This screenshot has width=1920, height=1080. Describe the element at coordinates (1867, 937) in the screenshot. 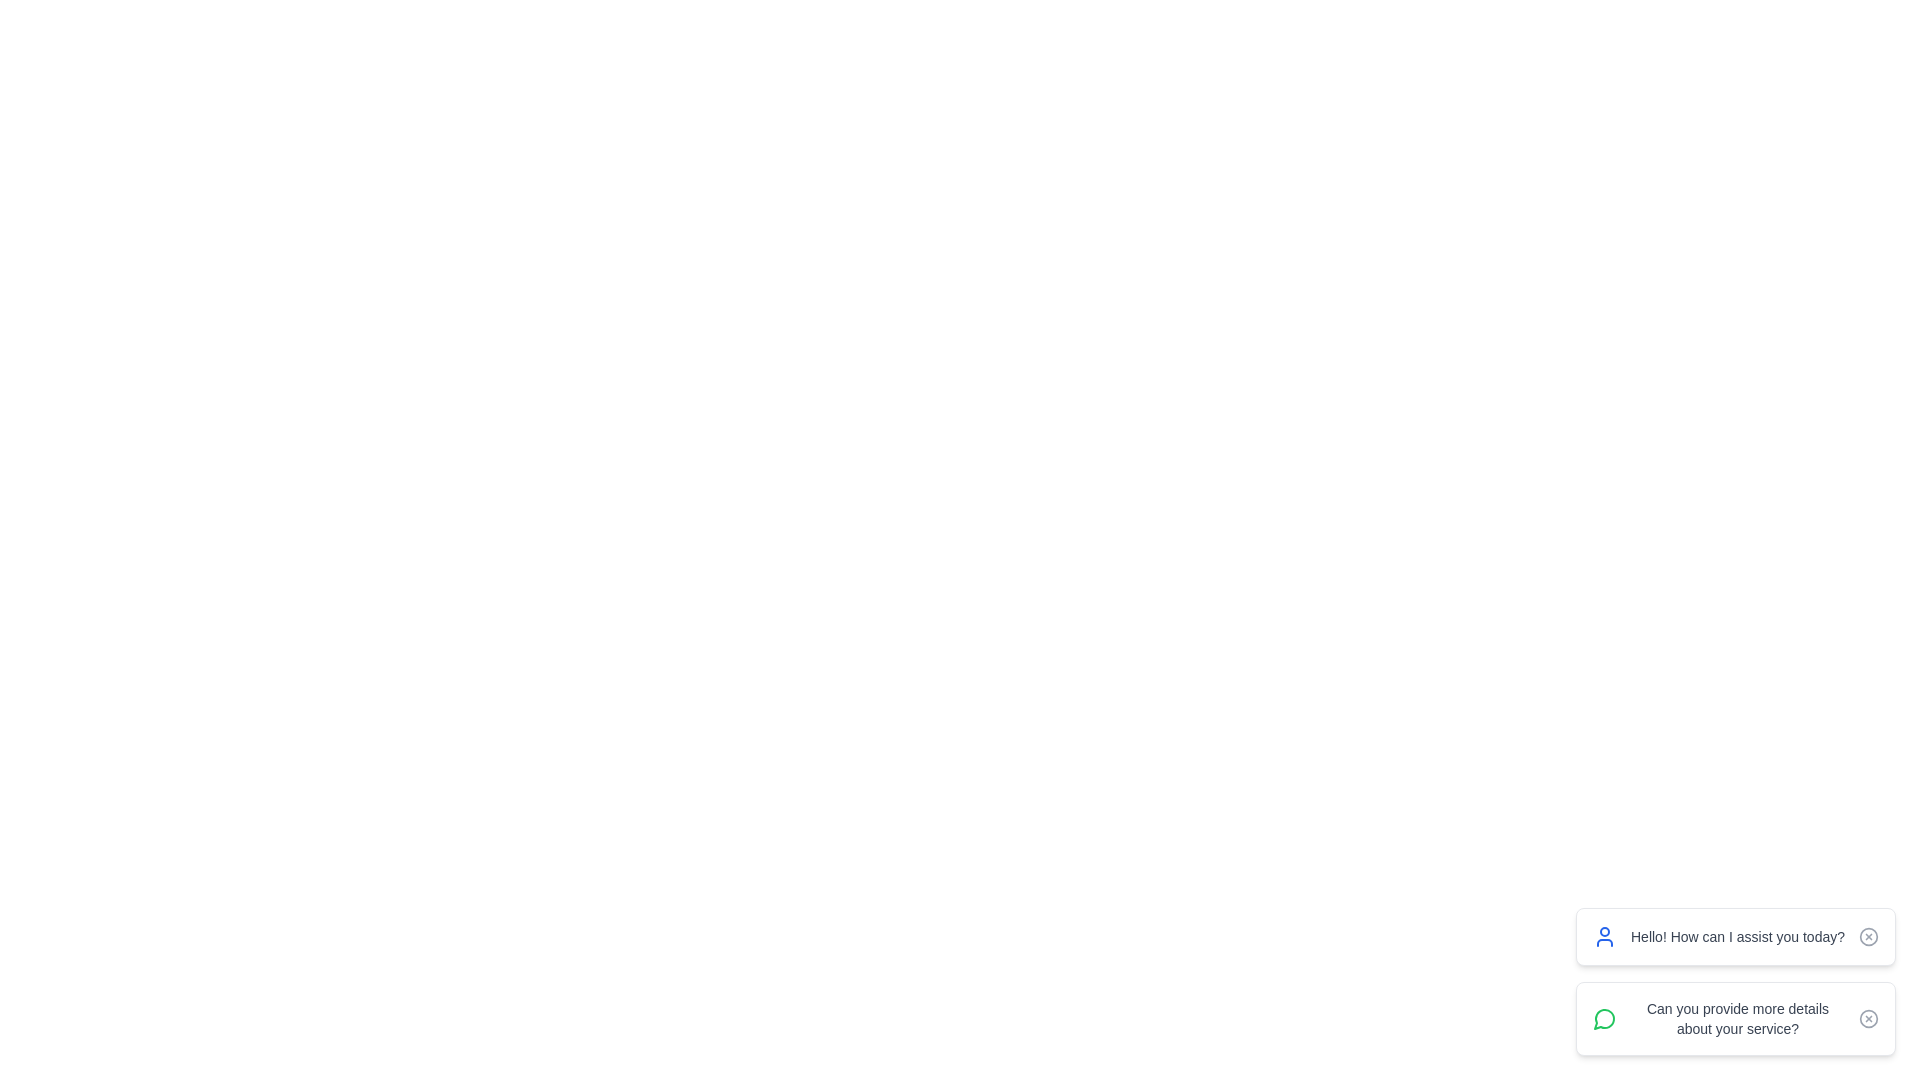

I see `delete button for the message with content 'Hello! How can I assist you today?'` at that location.